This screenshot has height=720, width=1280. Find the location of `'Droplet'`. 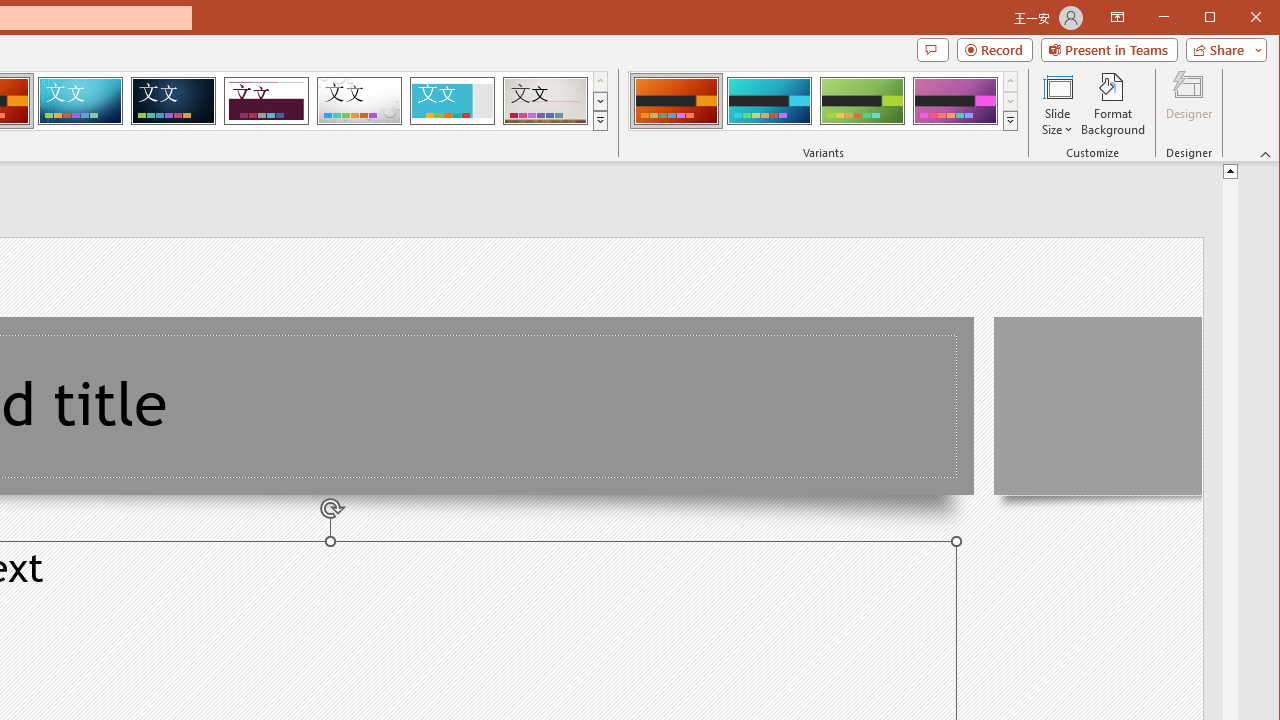

'Droplet' is located at coordinates (359, 100).